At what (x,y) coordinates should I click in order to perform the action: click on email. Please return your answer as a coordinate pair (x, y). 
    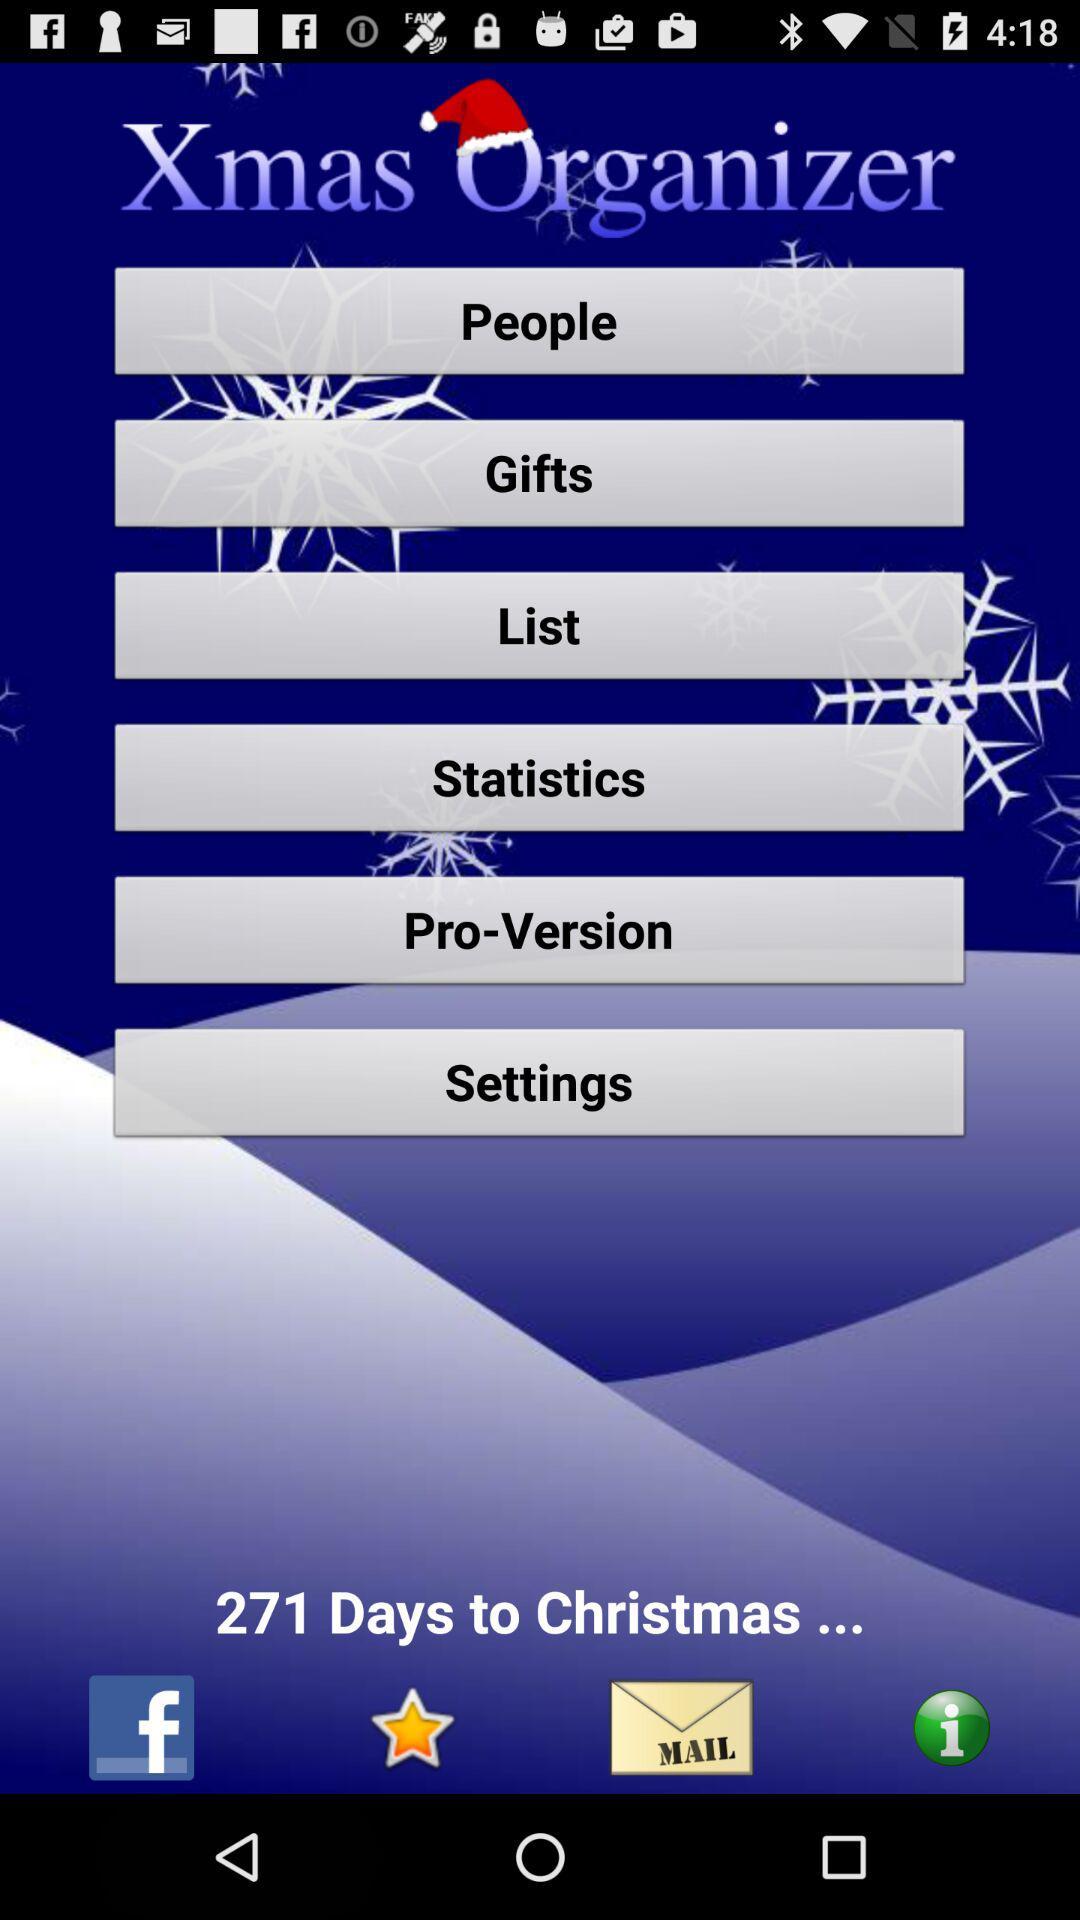
    Looking at the image, I should click on (680, 1727).